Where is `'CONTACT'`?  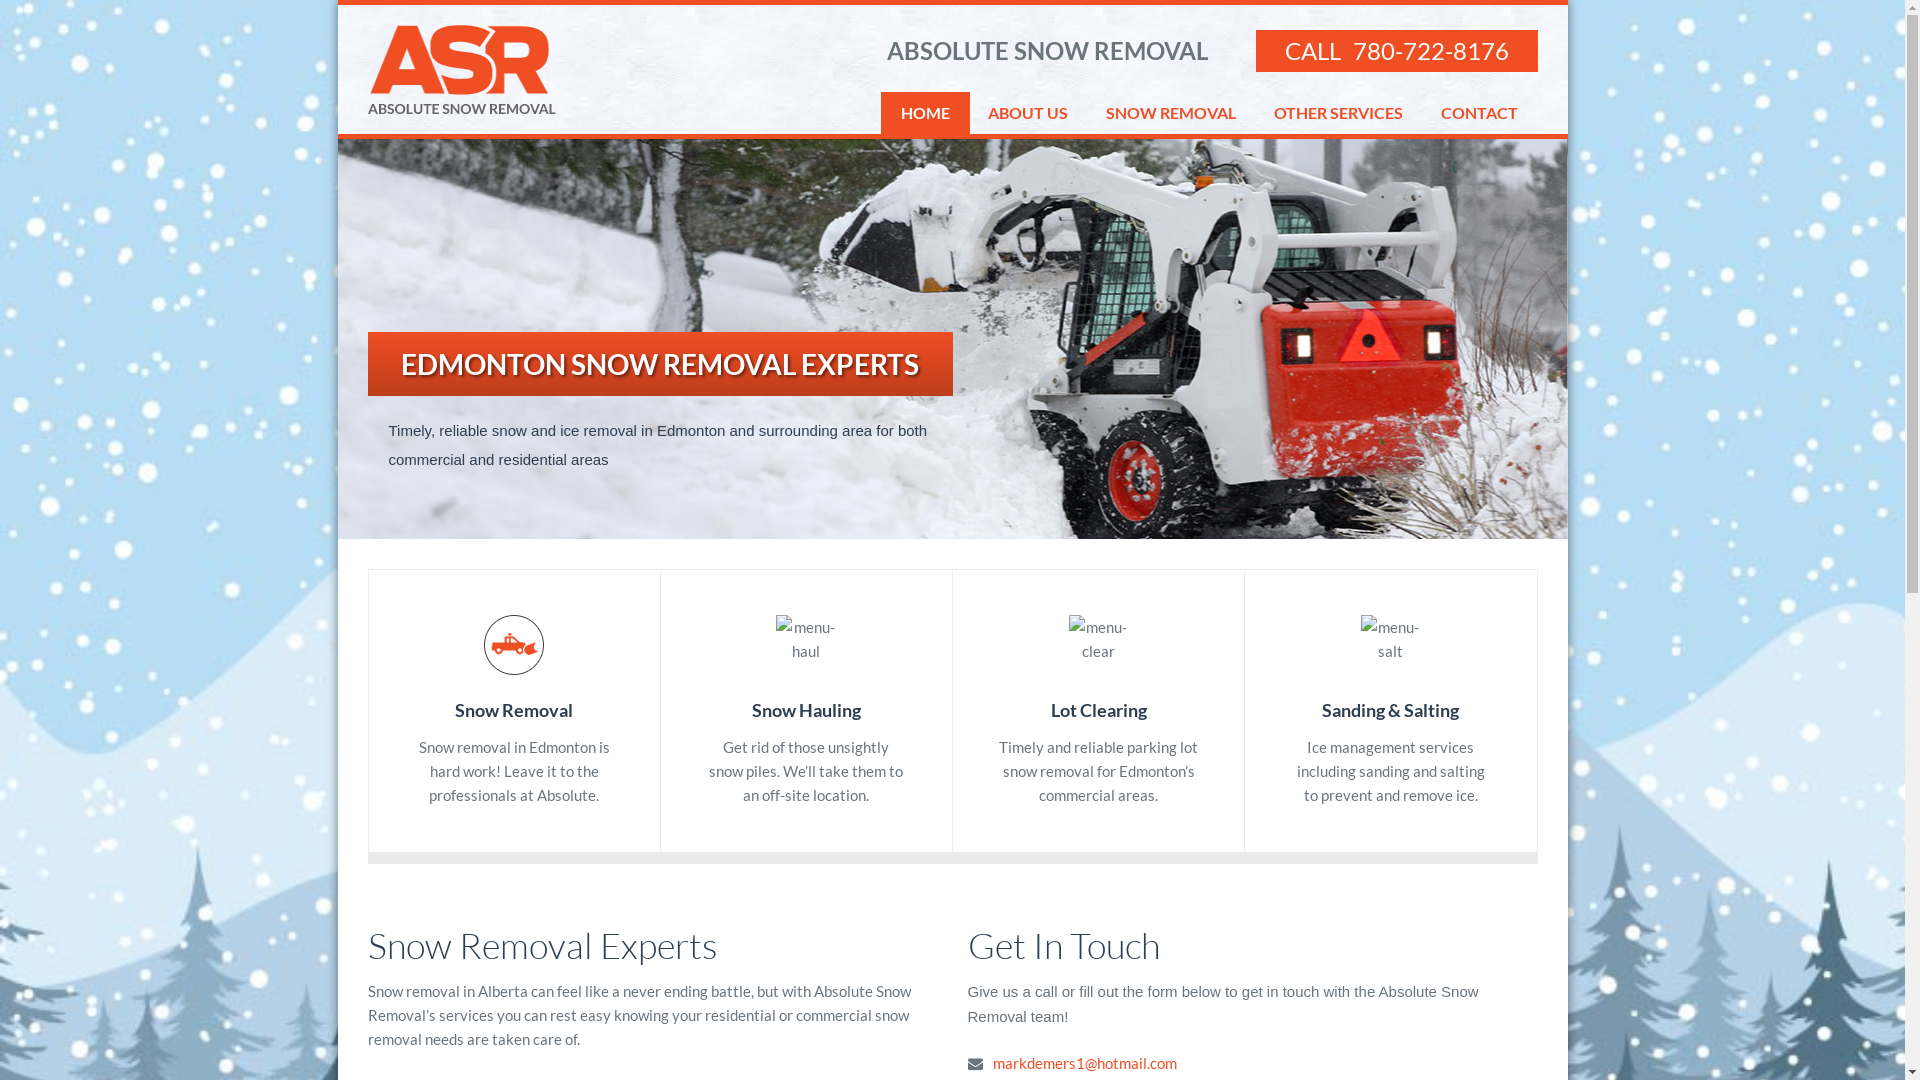
'CONTACT' is located at coordinates (1478, 112).